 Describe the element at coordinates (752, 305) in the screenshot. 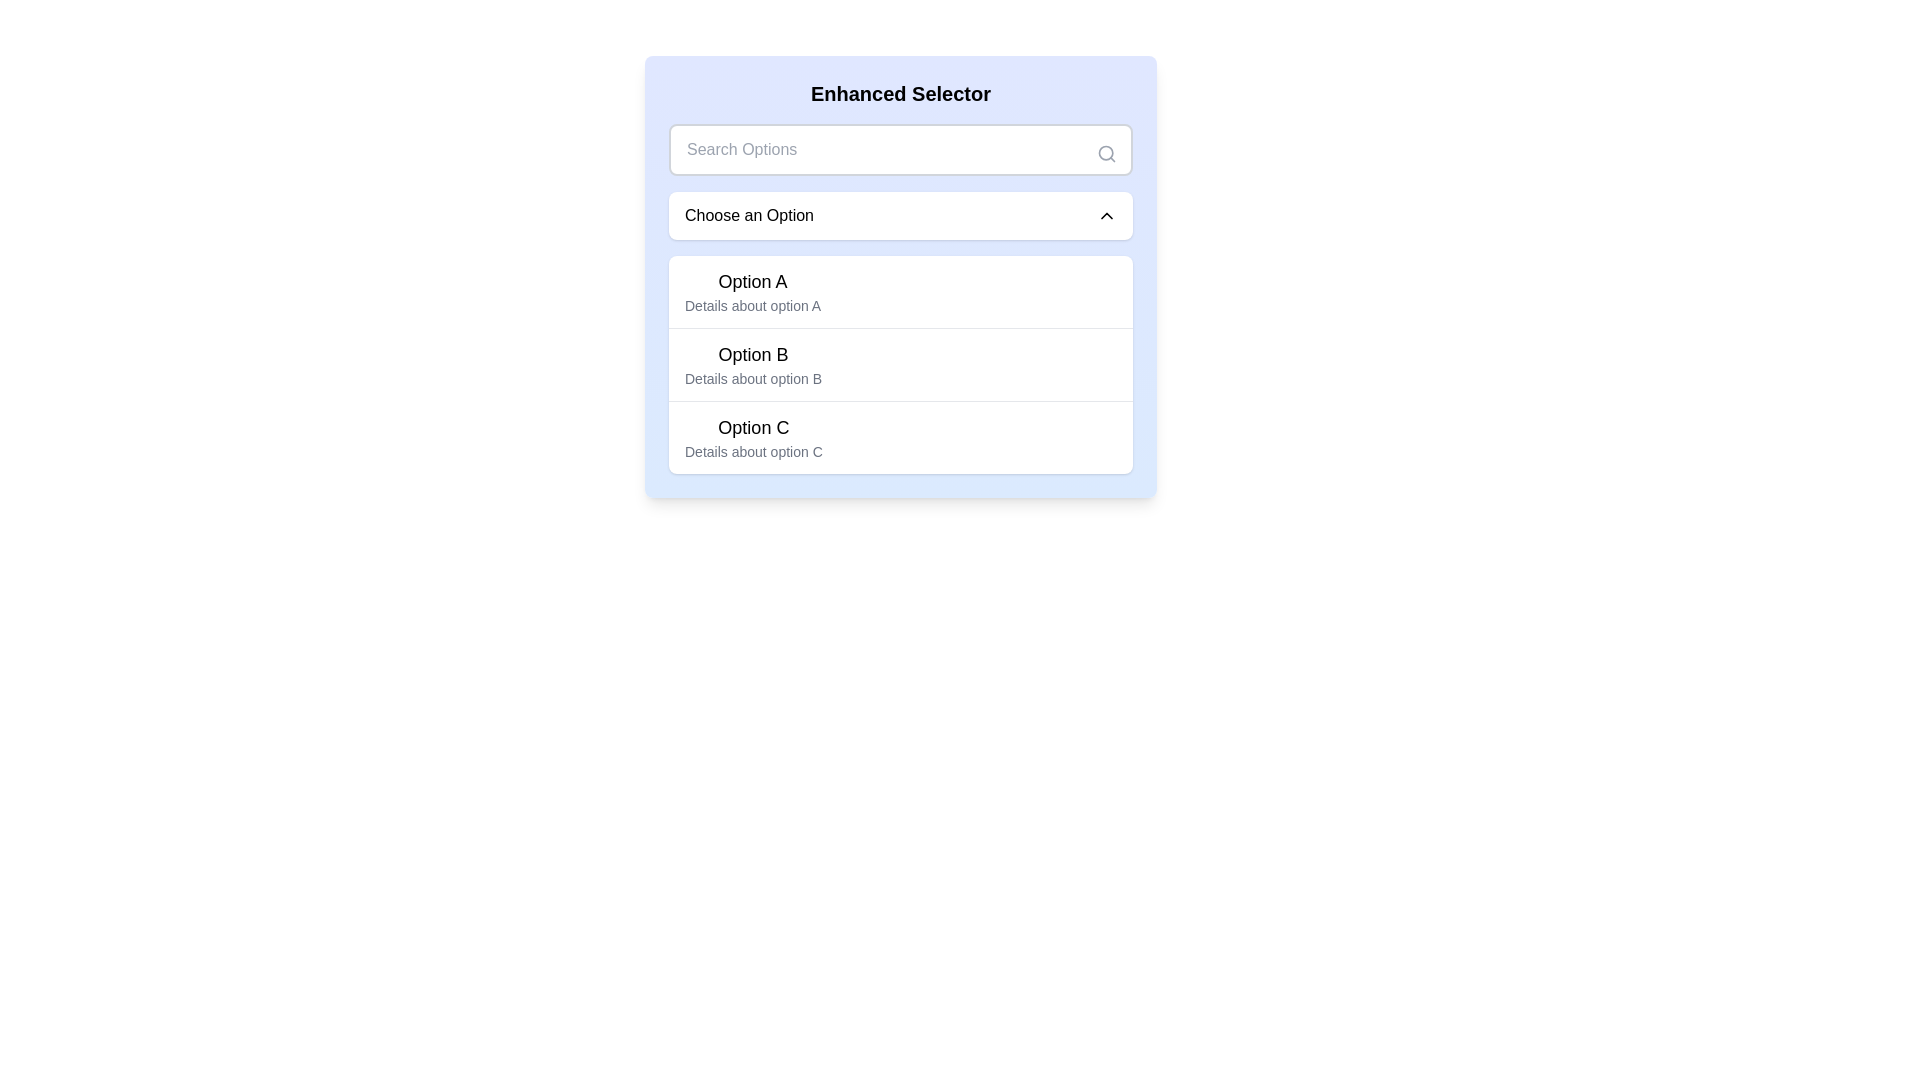

I see `the descriptive text label providing additional information about 'Option A', located within the option card directly below its title in the dropdown component` at that location.